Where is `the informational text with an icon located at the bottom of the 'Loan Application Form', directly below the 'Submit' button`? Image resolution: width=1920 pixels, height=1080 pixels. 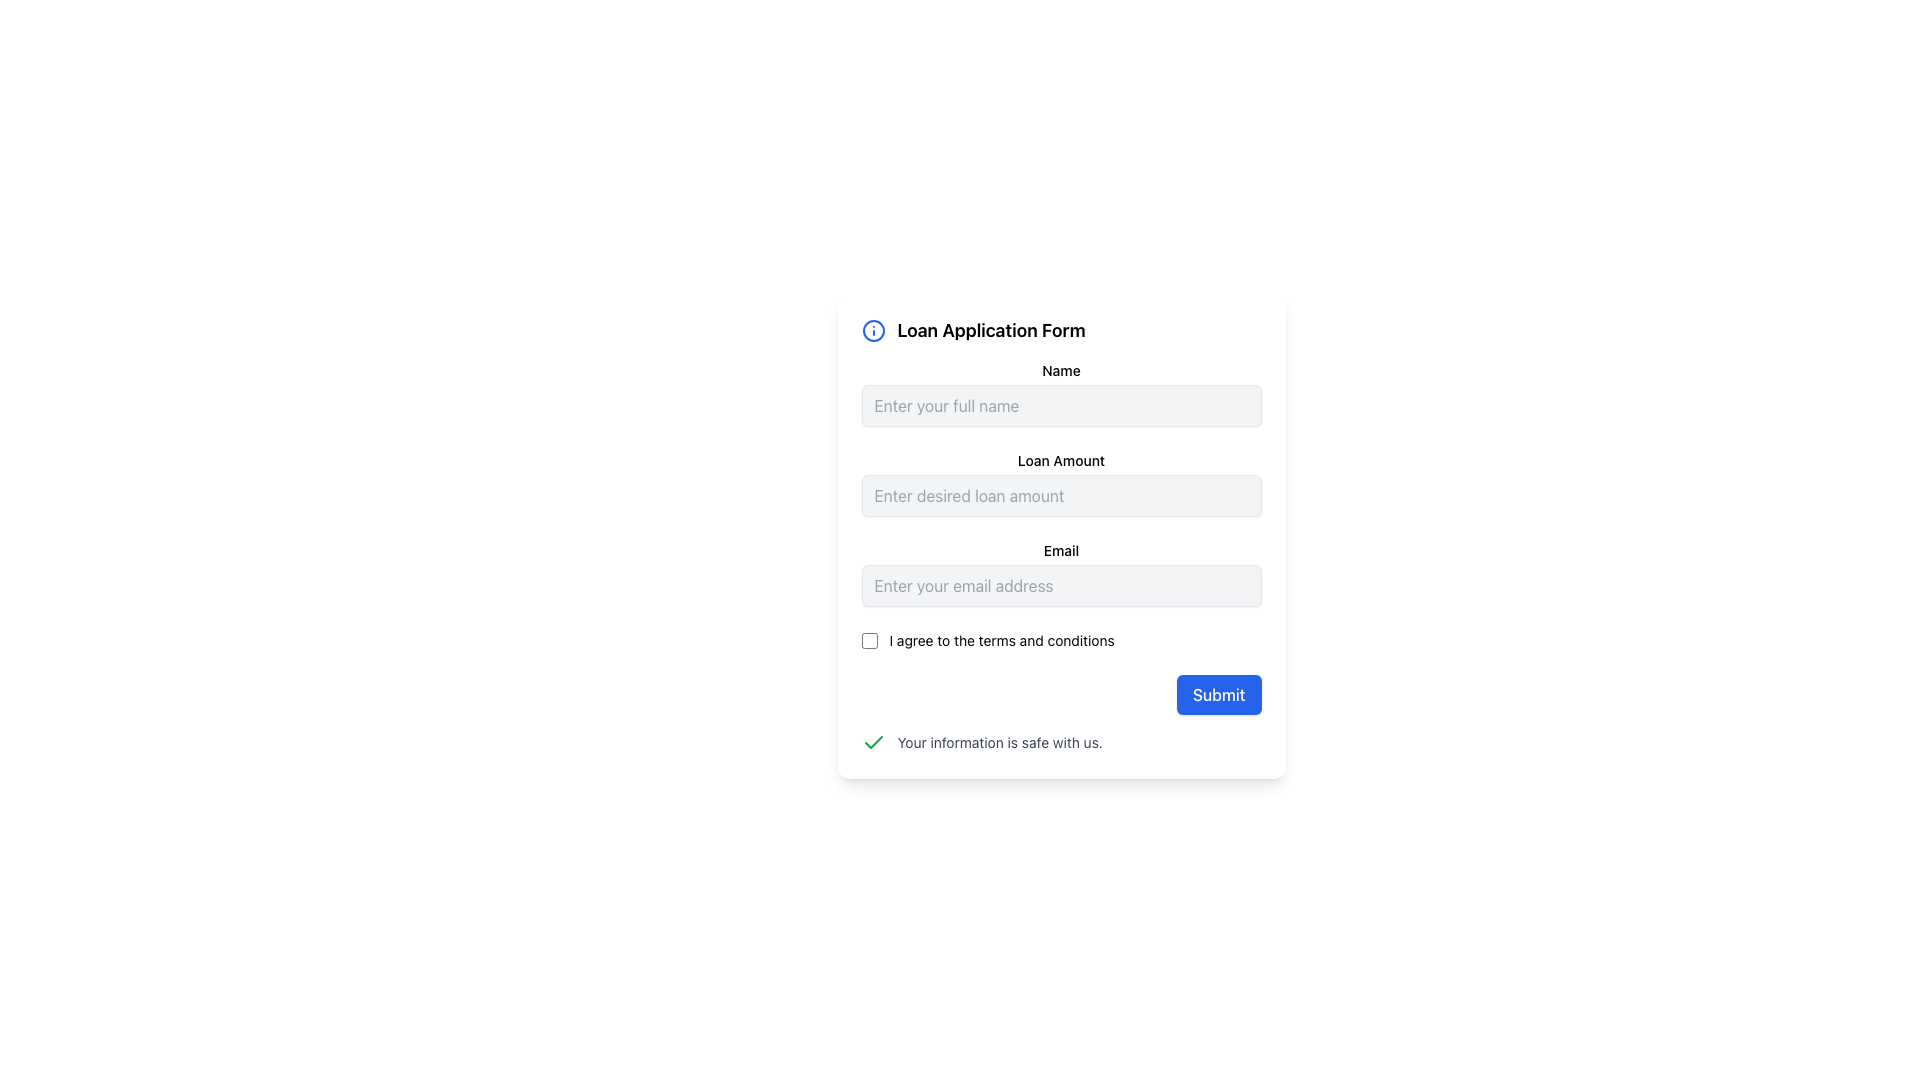 the informational text with an icon located at the bottom of the 'Loan Application Form', directly below the 'Submit' button is located at coordinates (1060, 743).